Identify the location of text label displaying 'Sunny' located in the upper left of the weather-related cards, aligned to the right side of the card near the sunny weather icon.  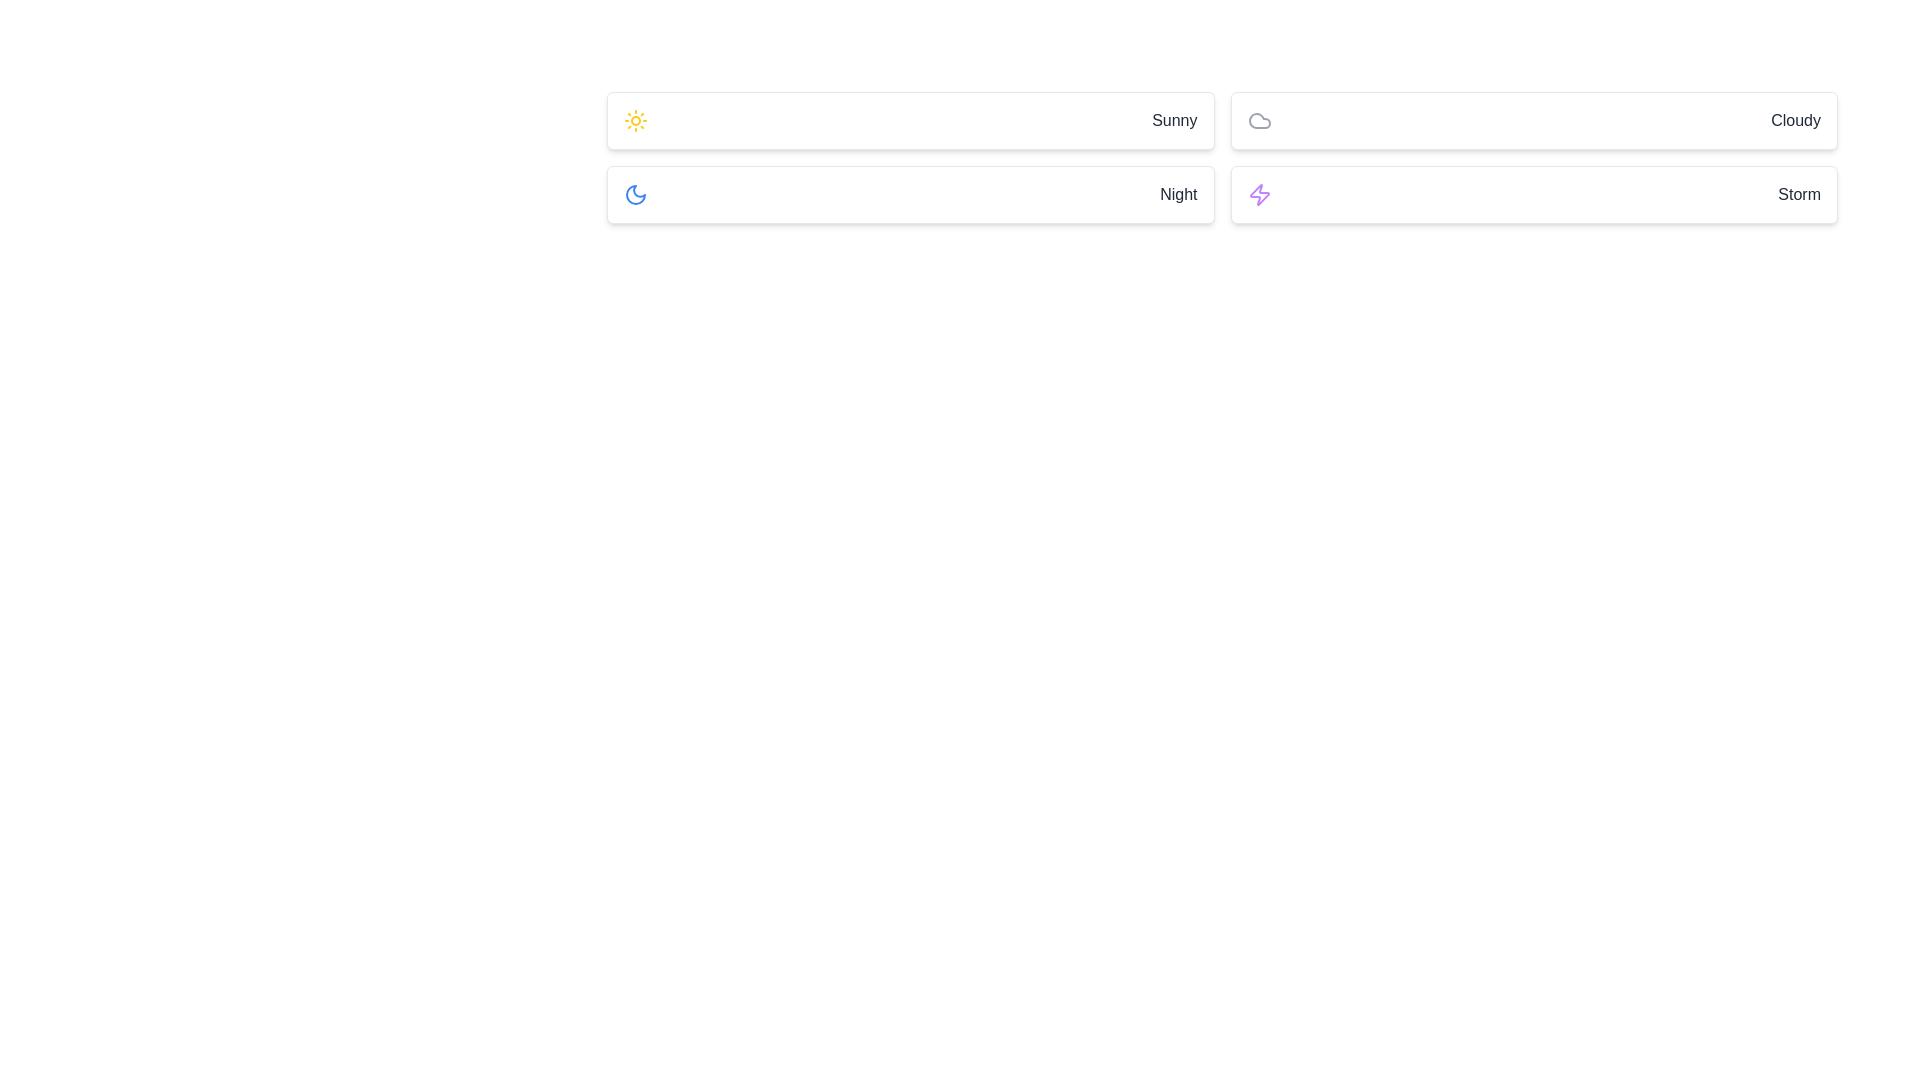
(1174, 120).